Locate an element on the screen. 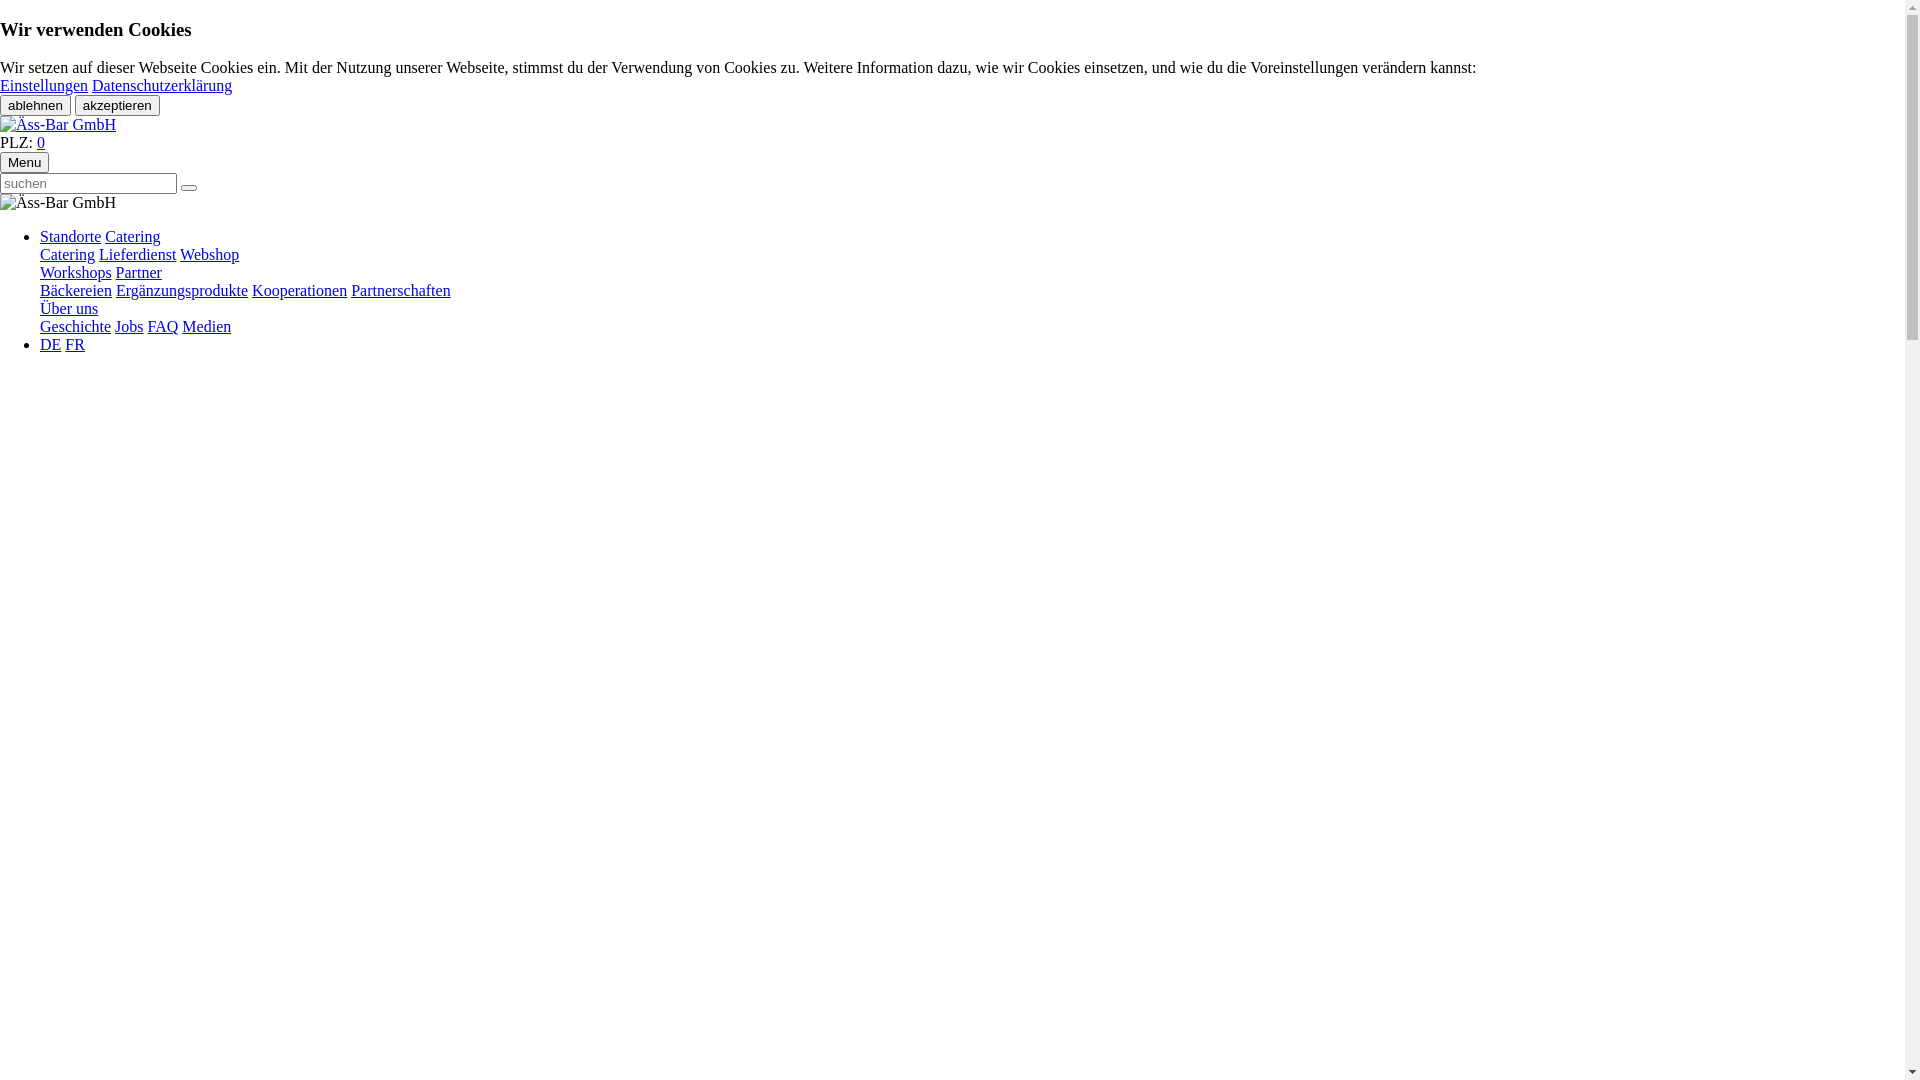 Image resolution: width=1920 pixels, height=1080 pixels. 'akzeptieren' is located at coordinates (116, 105).